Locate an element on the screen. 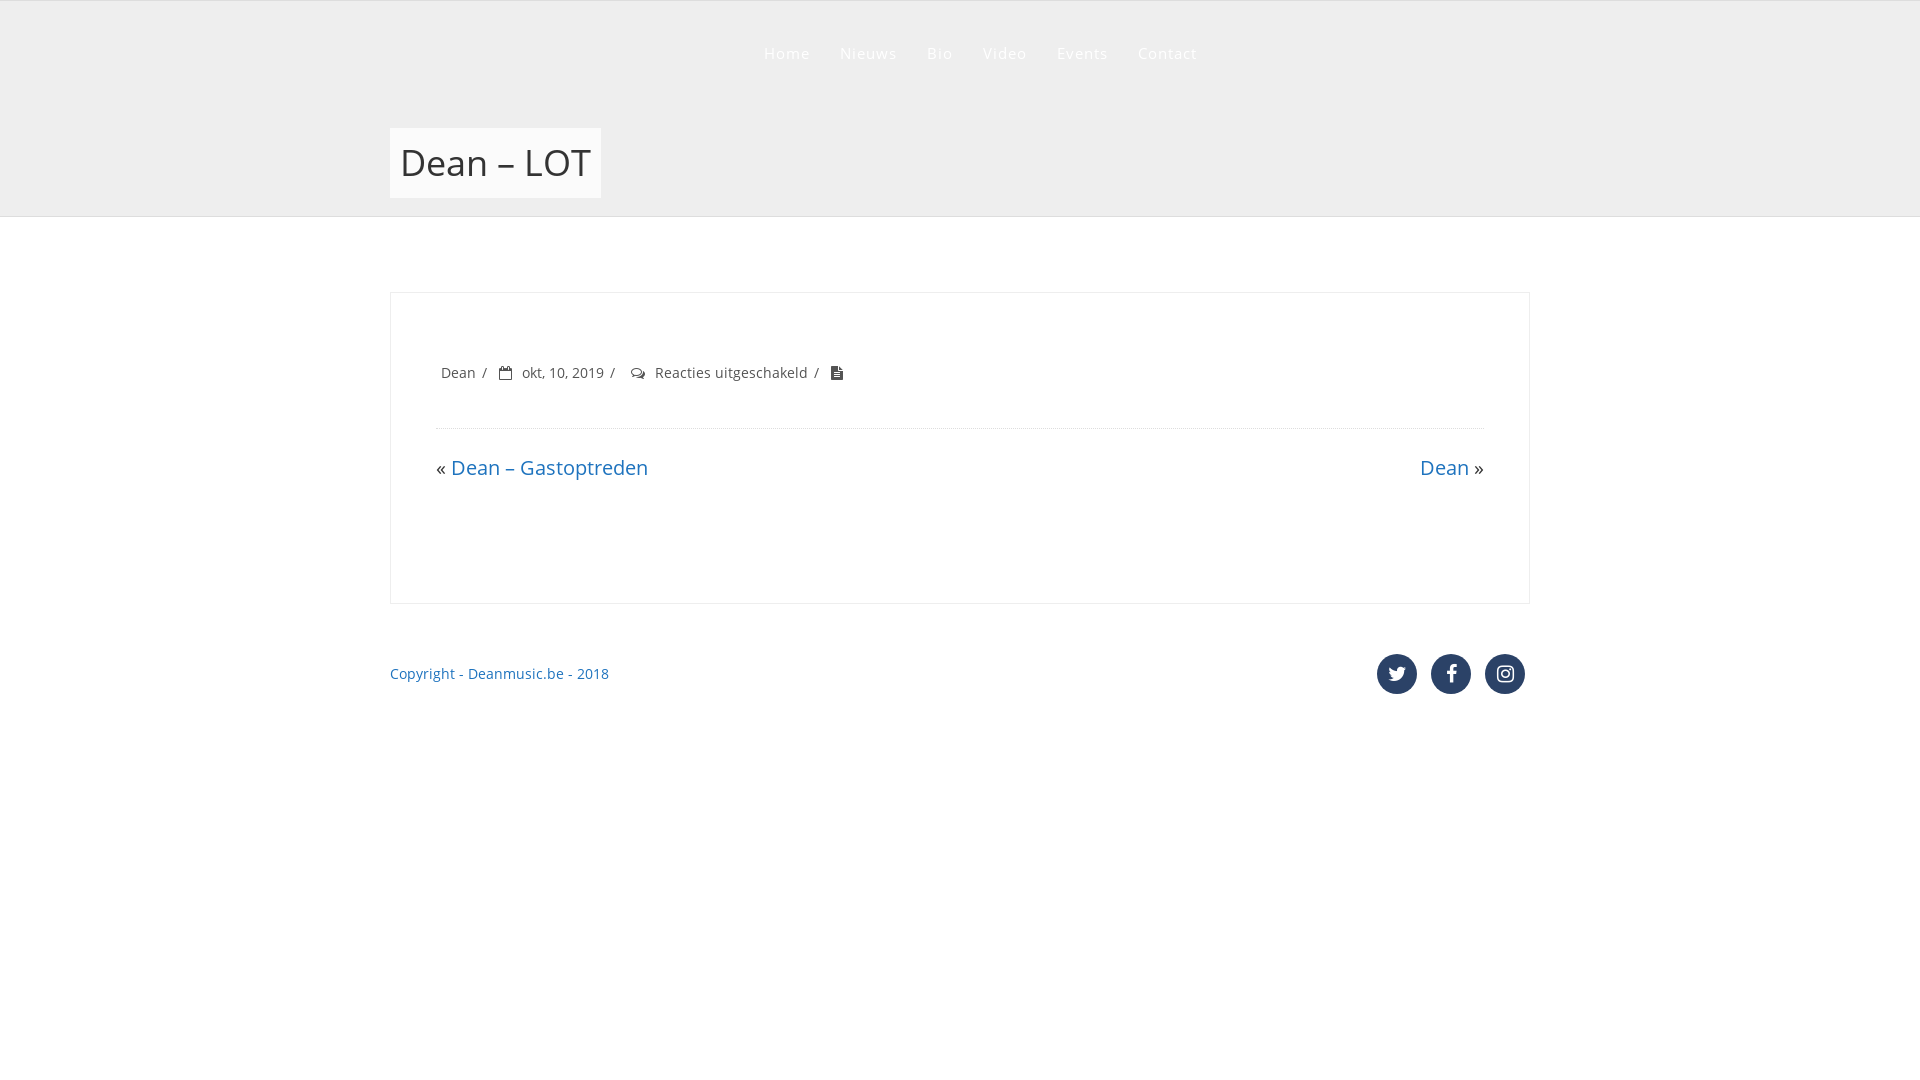 The width and height of the screenshot is (1920, 1080). 'Events' is located at coordinates (1080, 52).